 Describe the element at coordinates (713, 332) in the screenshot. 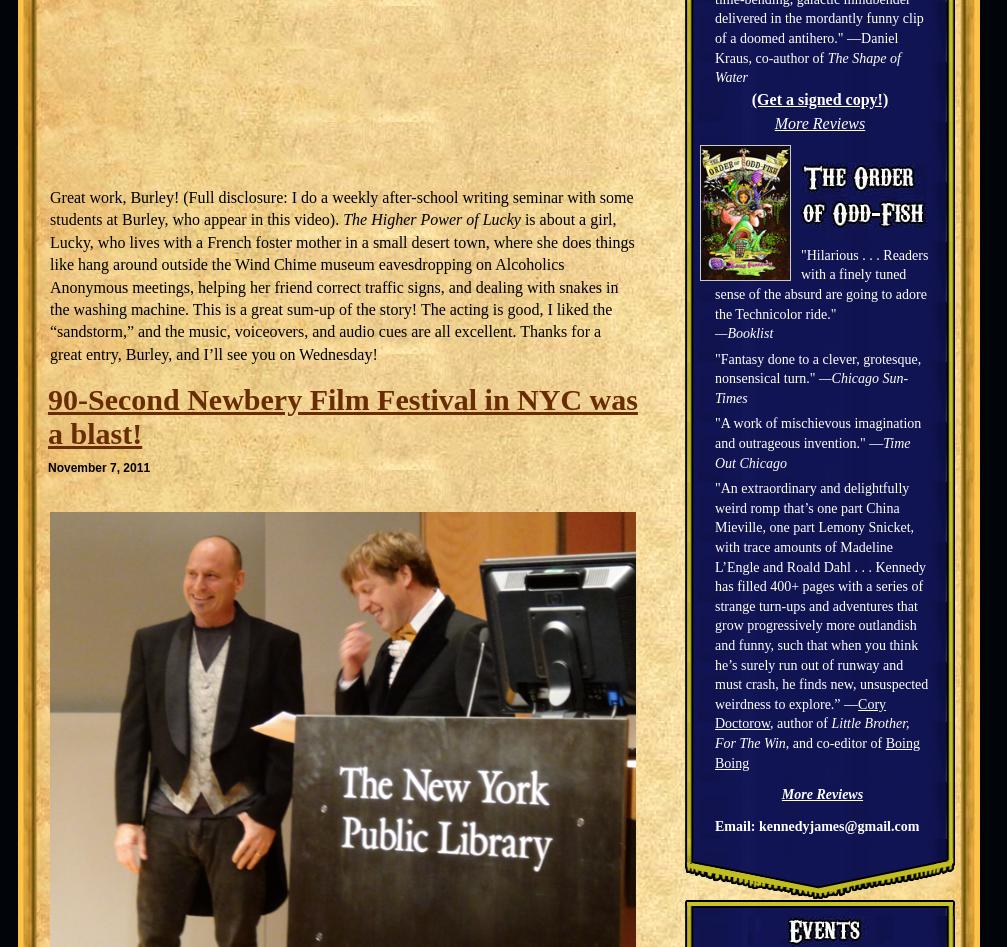

I see `'—Booklist'` at that location.